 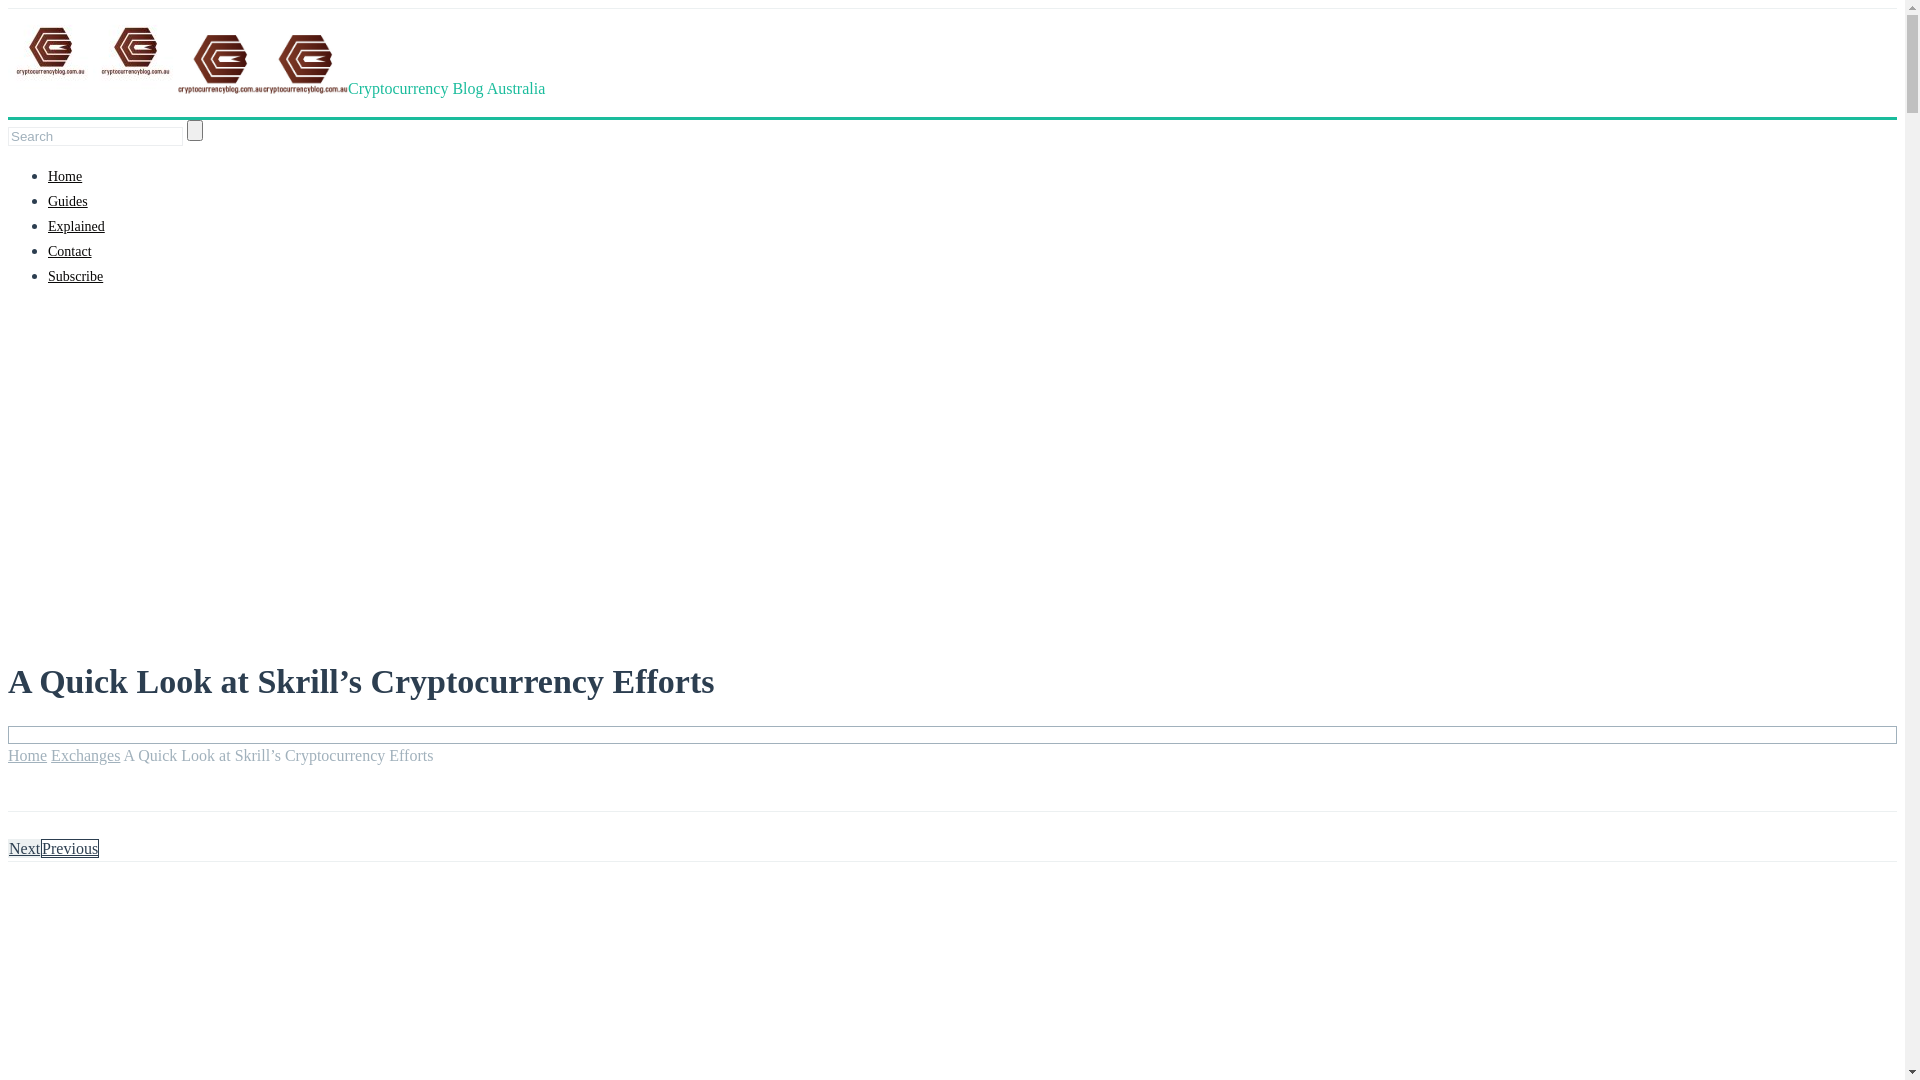 What do you see at coordinates (275, 87) in the screenshot?
I see `'Cryptocurrency Blog Australia'` at bounding box center [275, 87].